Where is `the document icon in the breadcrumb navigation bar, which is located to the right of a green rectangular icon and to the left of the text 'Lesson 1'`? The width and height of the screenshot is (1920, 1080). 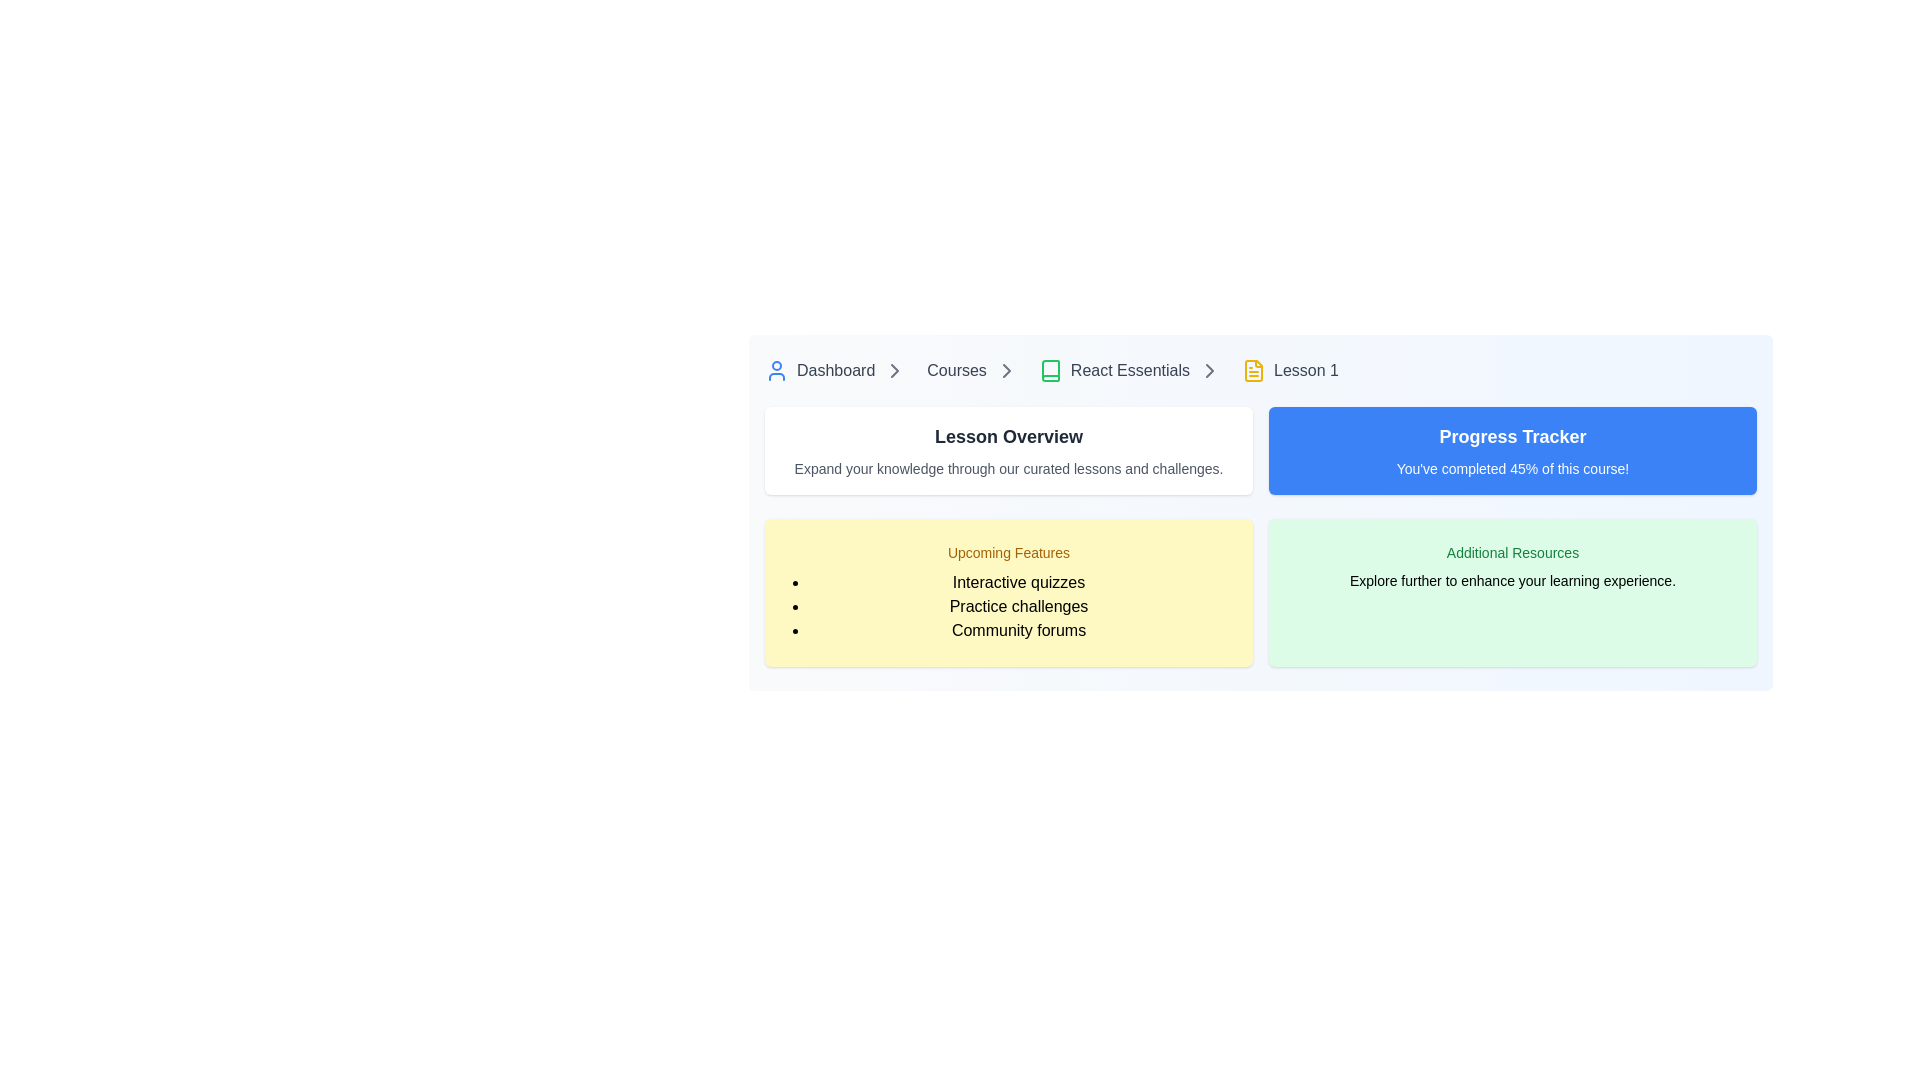
the document icon in the breadcrumb navigation bar, which is located to the right of a green rectangular icon and to the left of the text 'Lesson 1' is located at coordinates (1252, 370).